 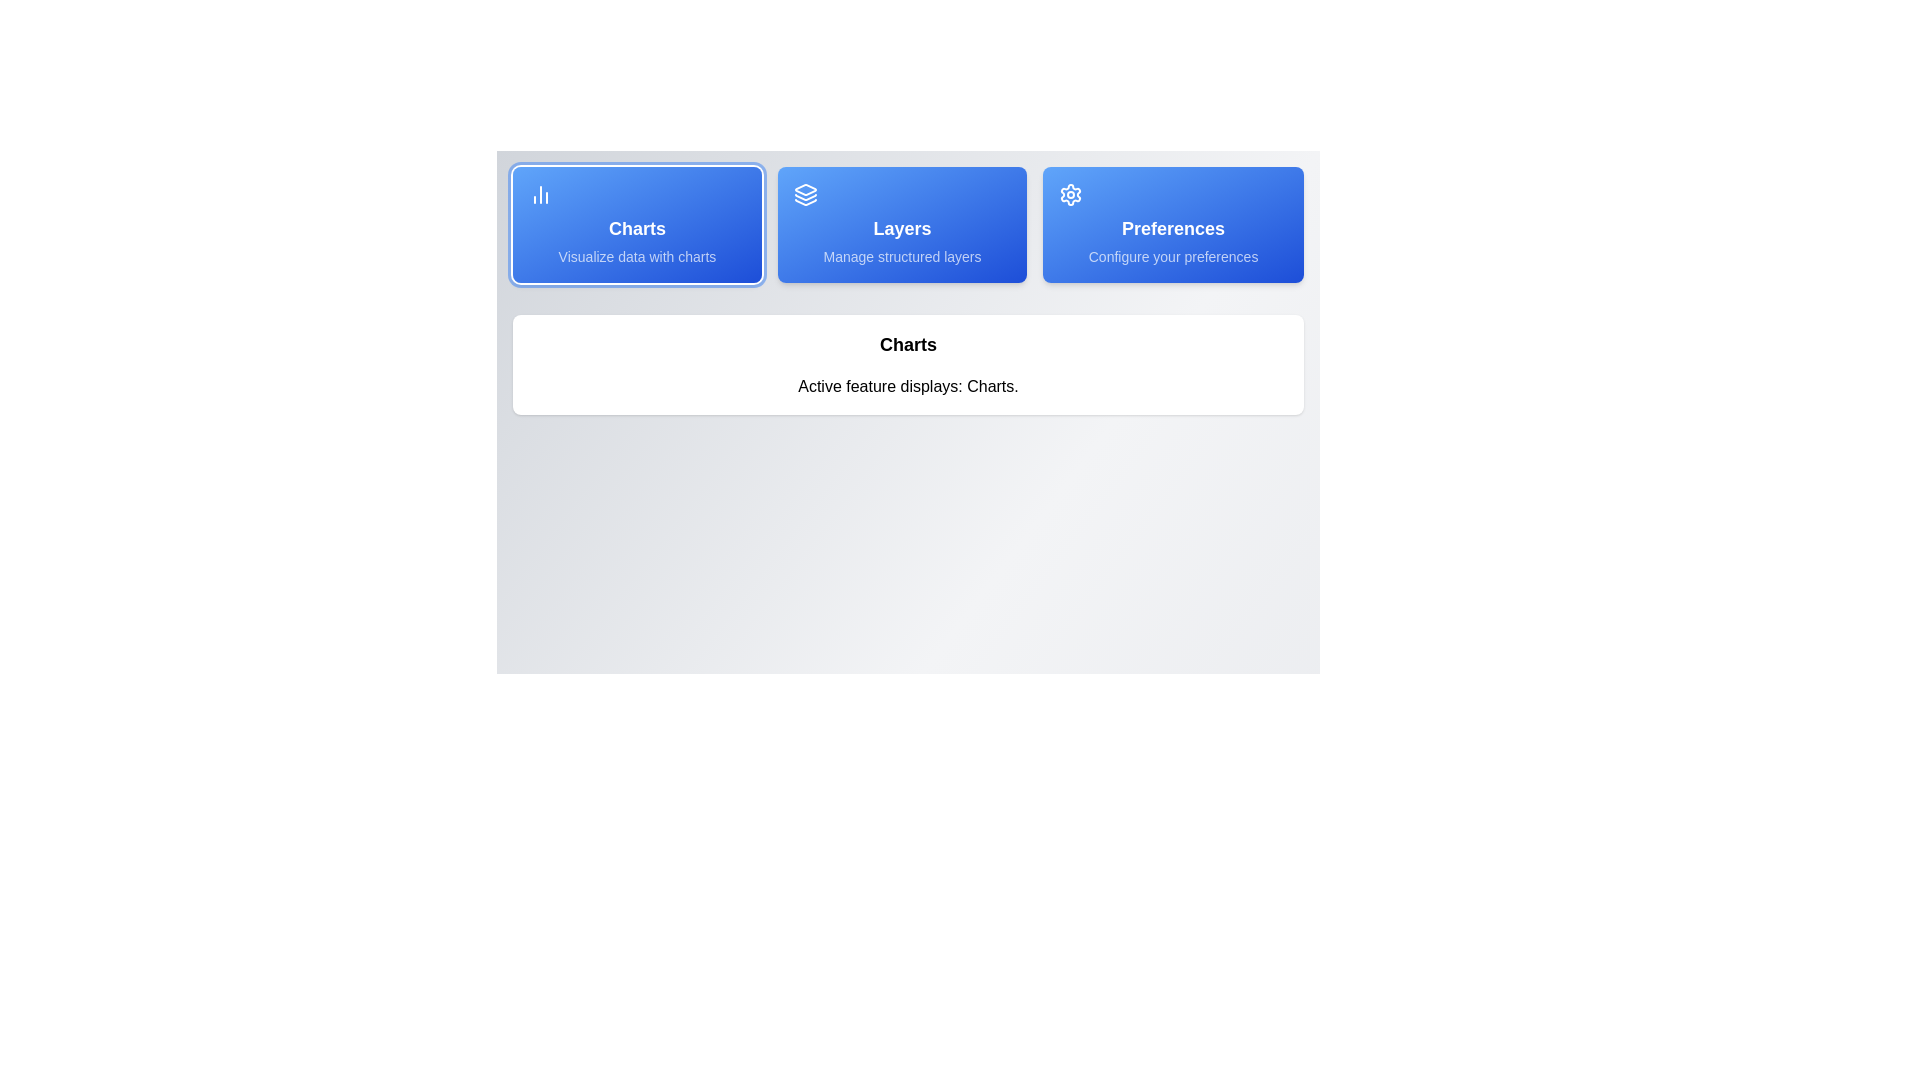 I want to click on text label that contains the word 'Preferences', which is styled with a bold font and located centrally within a blue rectangular background in the third item of a horizontal menu, so click(x=1173, y=227).